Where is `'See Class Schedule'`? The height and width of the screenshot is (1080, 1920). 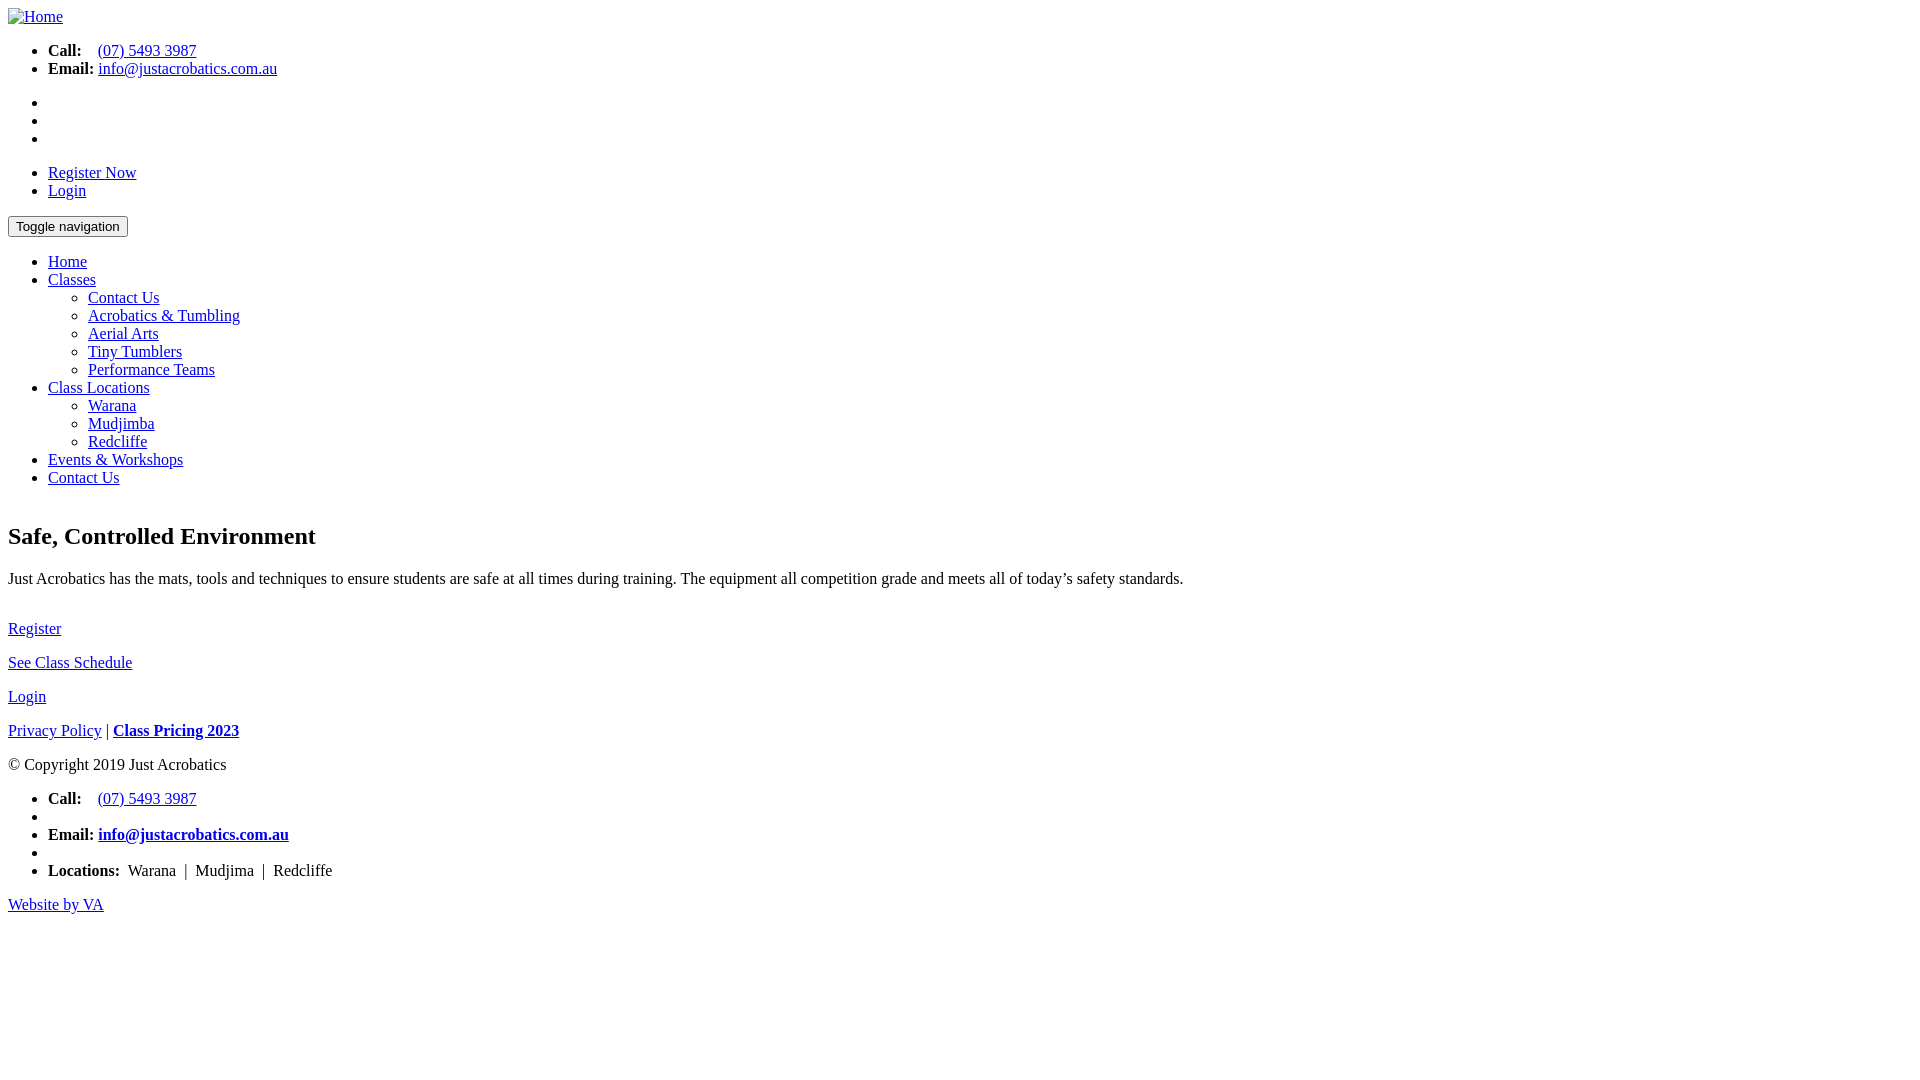 'See Class Schedule' is located at coordinates (70, 662).